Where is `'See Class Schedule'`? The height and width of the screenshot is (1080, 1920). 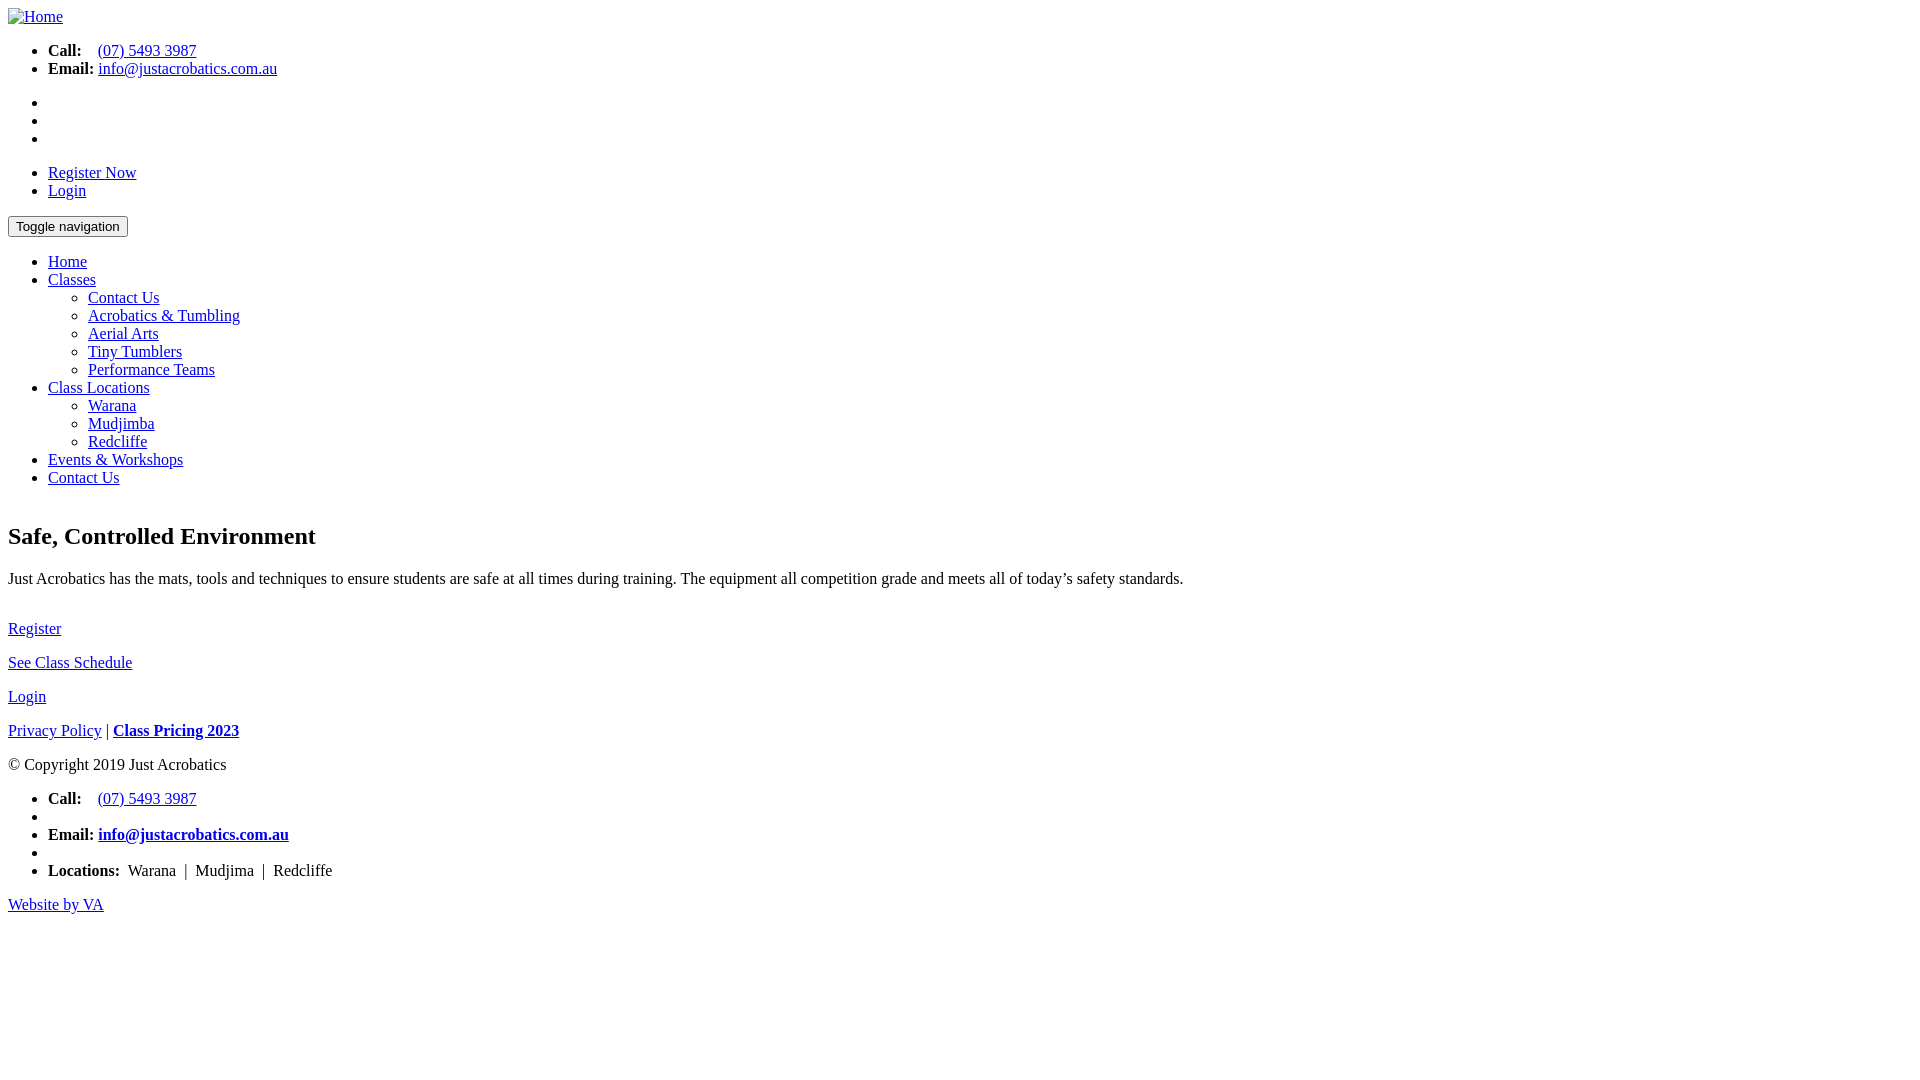 'See Class Schedule' is located at coordinates (70, 662).